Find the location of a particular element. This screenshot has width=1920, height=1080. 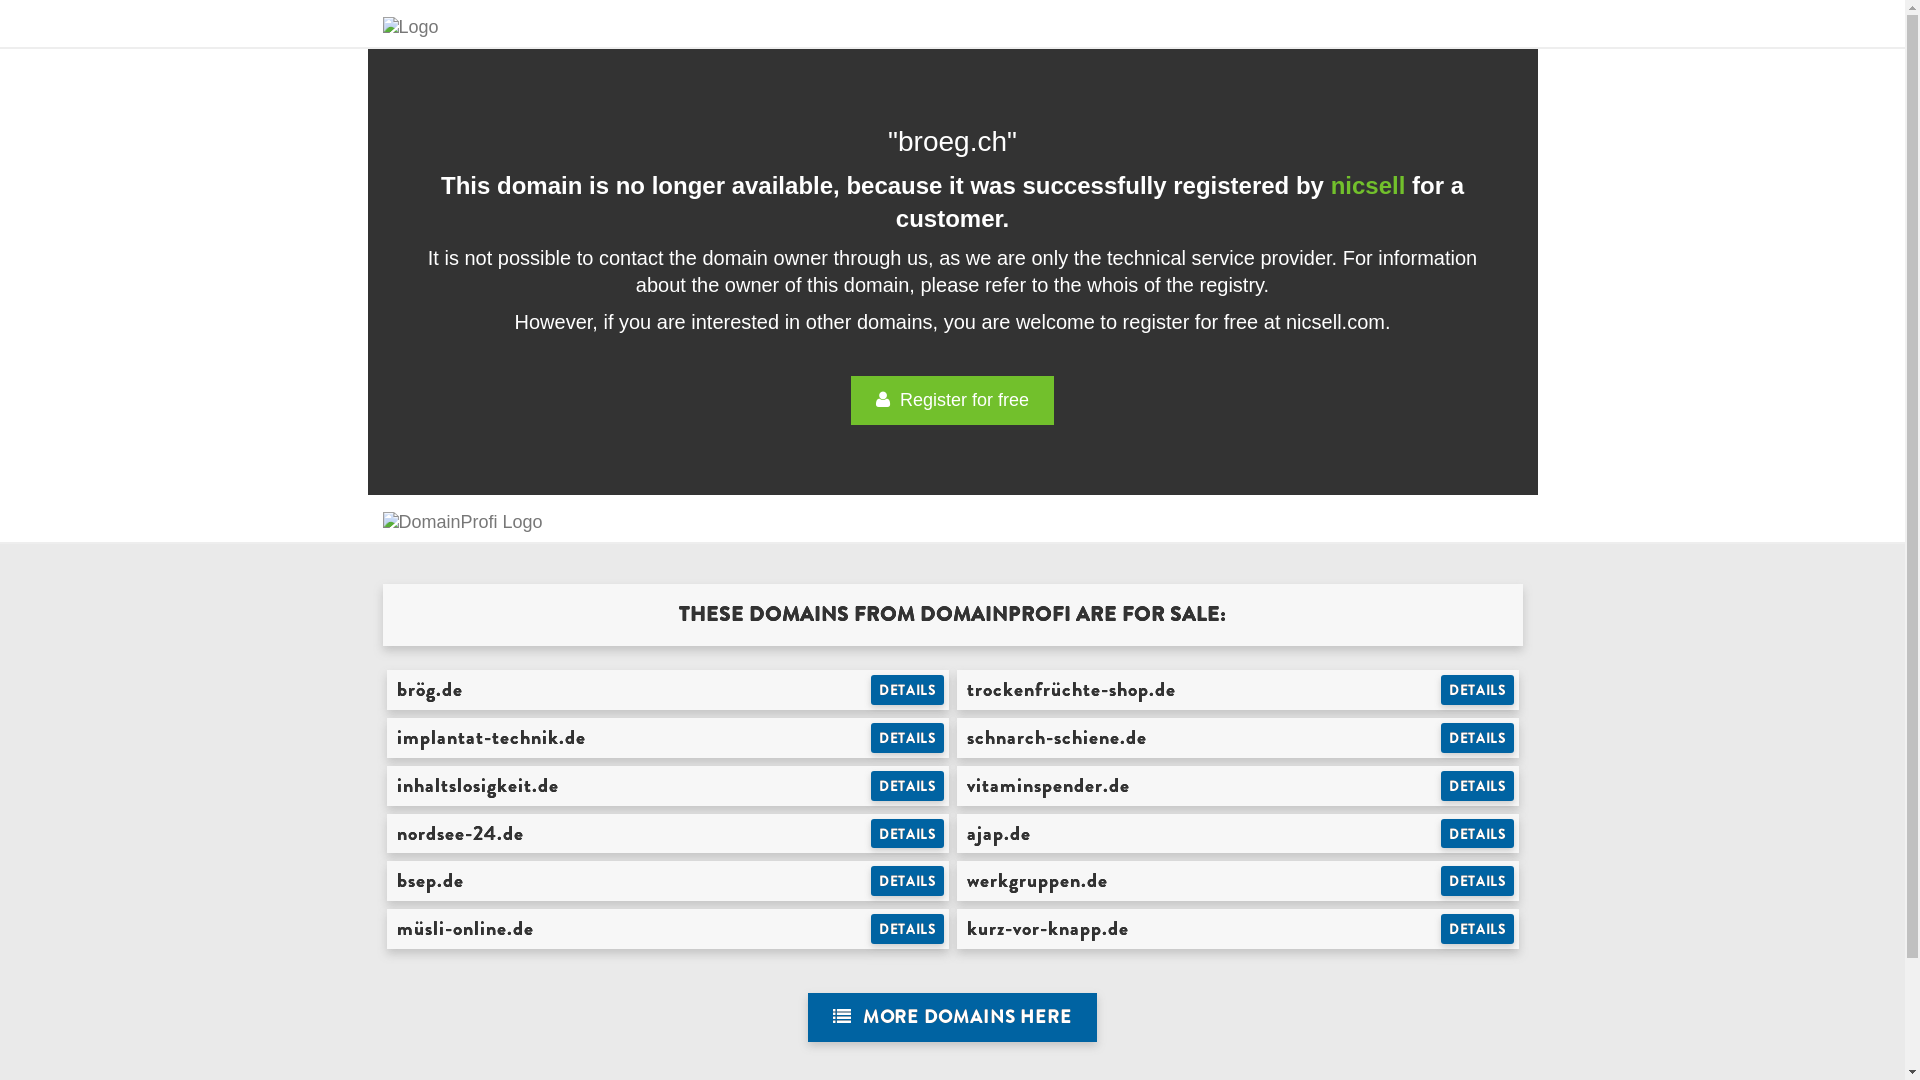

'  MORE DOMAINS HERE' is located at coordinates (807, 1017).